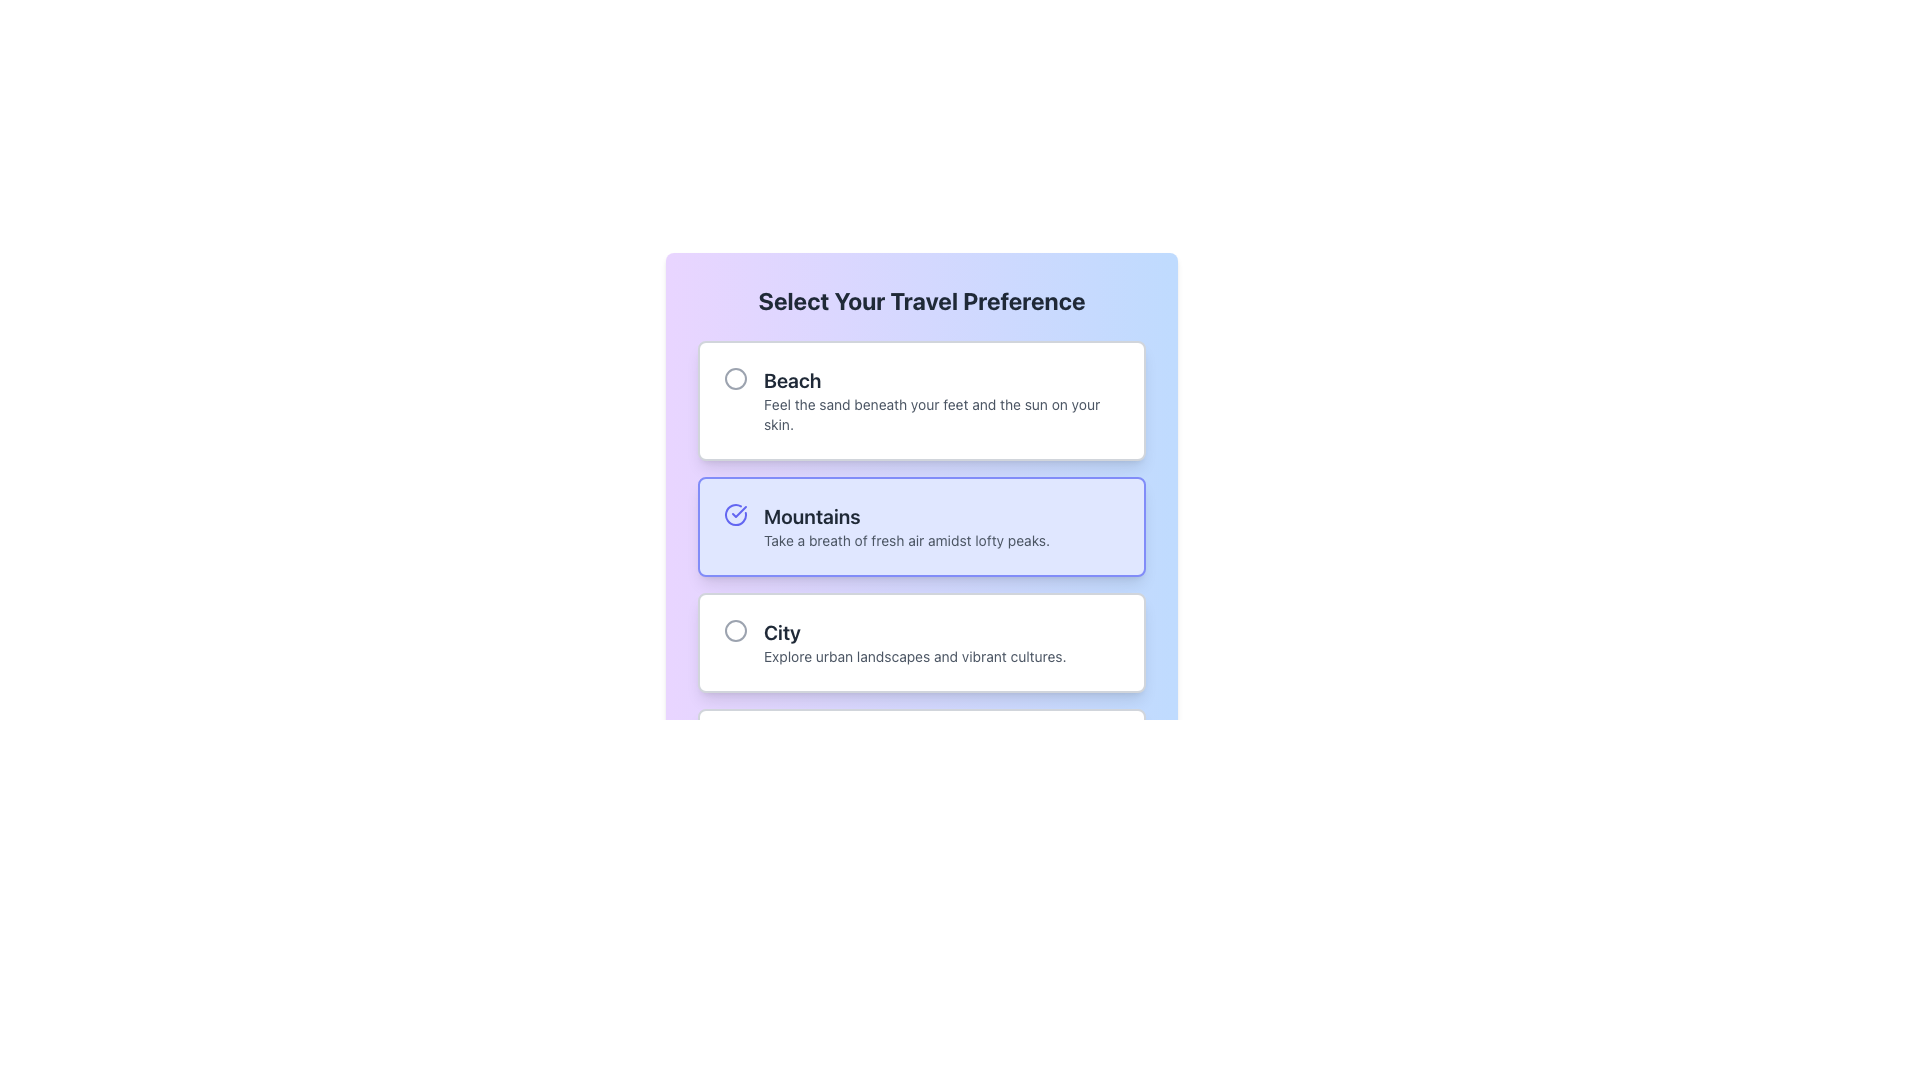 This screenshot has width=1920, height=1080. I want to click on the Radio button indicator for the 'Beach' option, so click(734, 378).